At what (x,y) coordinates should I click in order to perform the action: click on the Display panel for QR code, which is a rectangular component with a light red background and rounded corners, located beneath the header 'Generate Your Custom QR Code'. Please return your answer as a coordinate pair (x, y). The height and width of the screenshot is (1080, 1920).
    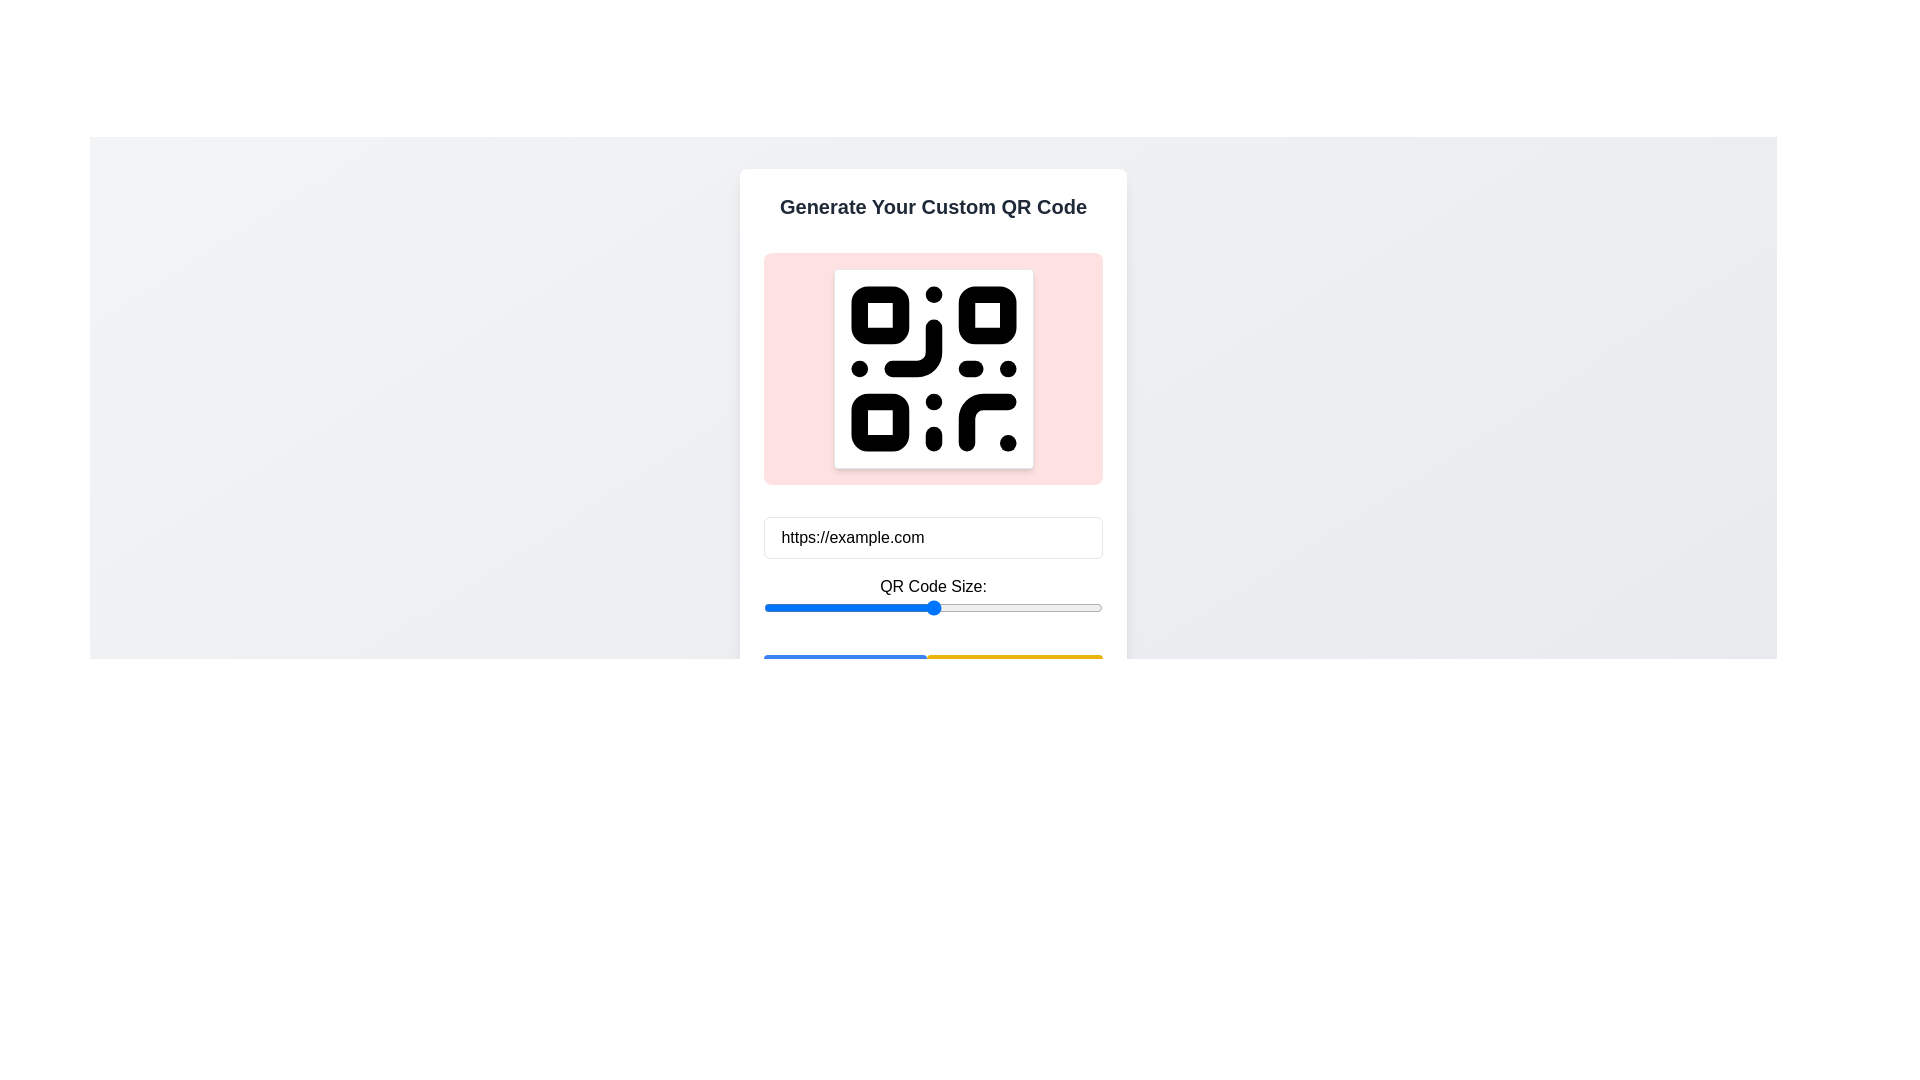
    Looking at the image, I should click on (932, 369).